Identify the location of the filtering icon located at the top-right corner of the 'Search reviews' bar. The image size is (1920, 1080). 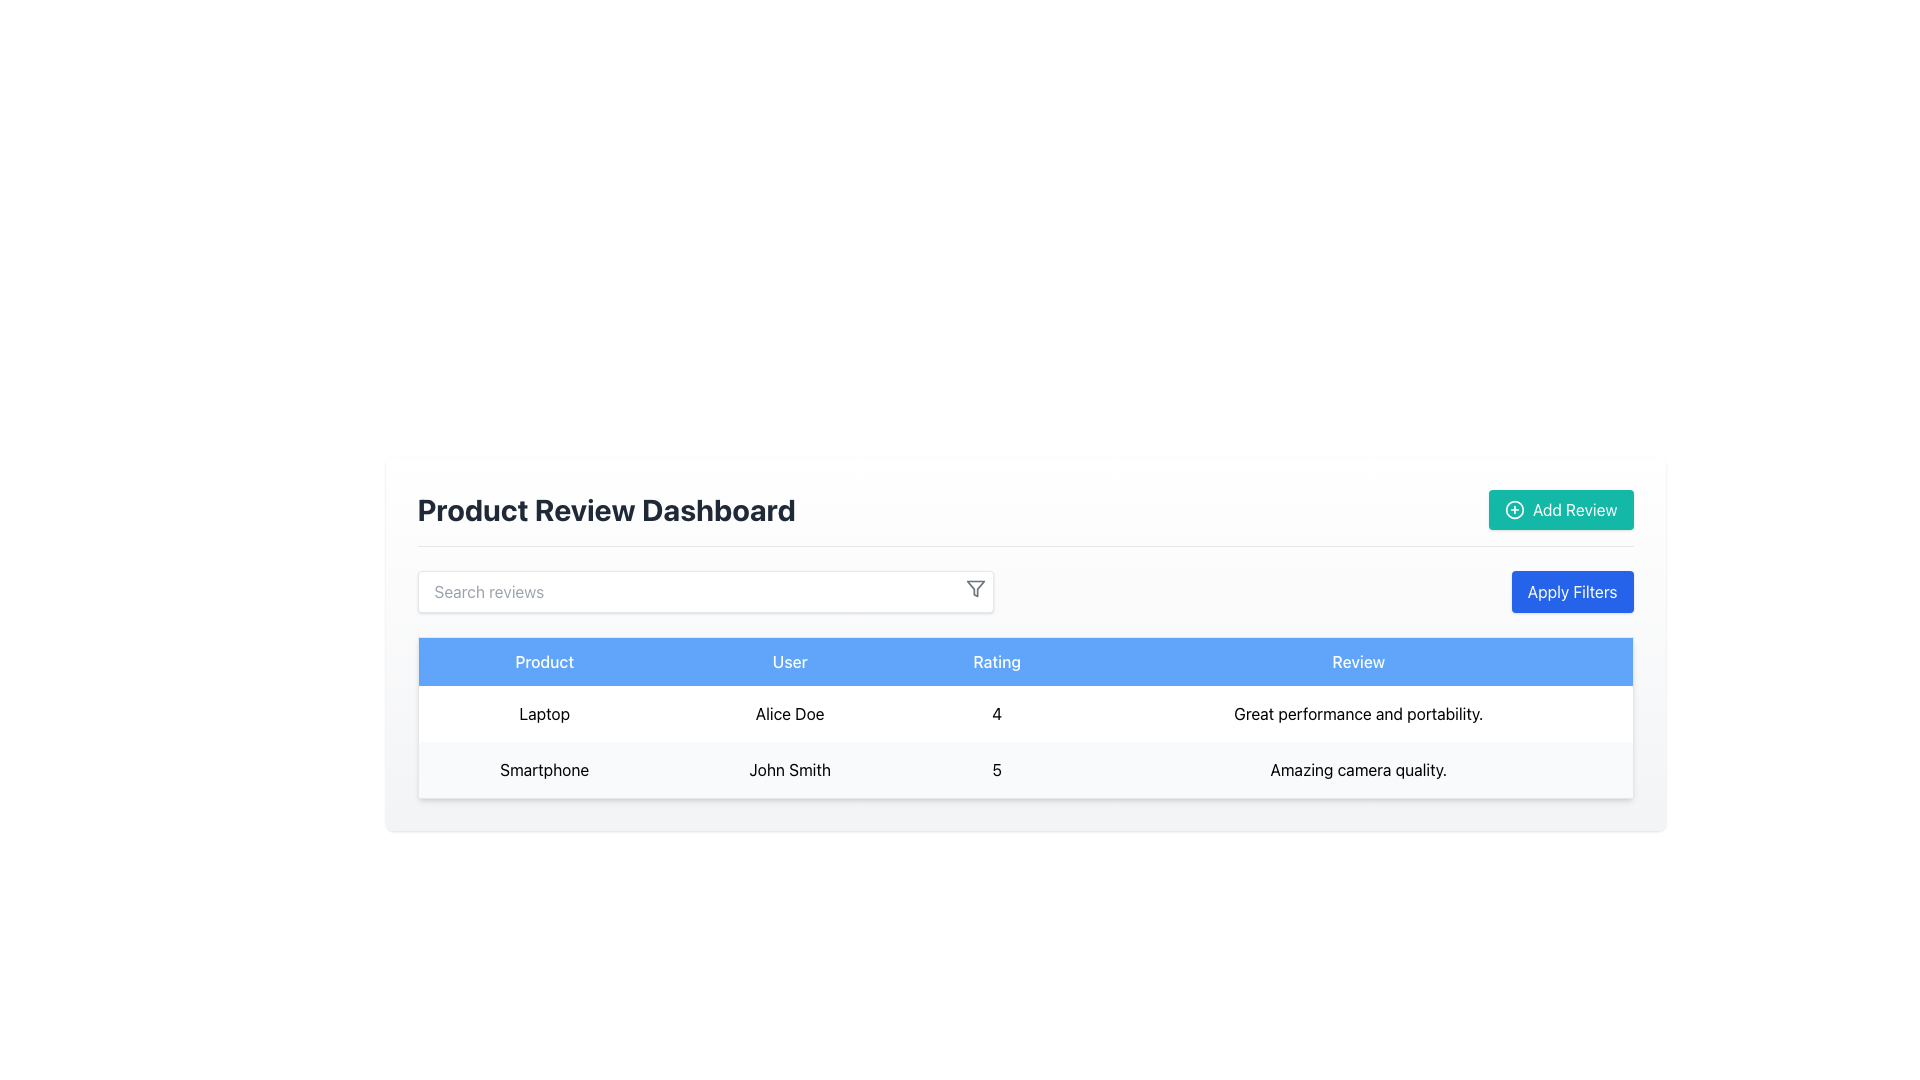
(975, 588).